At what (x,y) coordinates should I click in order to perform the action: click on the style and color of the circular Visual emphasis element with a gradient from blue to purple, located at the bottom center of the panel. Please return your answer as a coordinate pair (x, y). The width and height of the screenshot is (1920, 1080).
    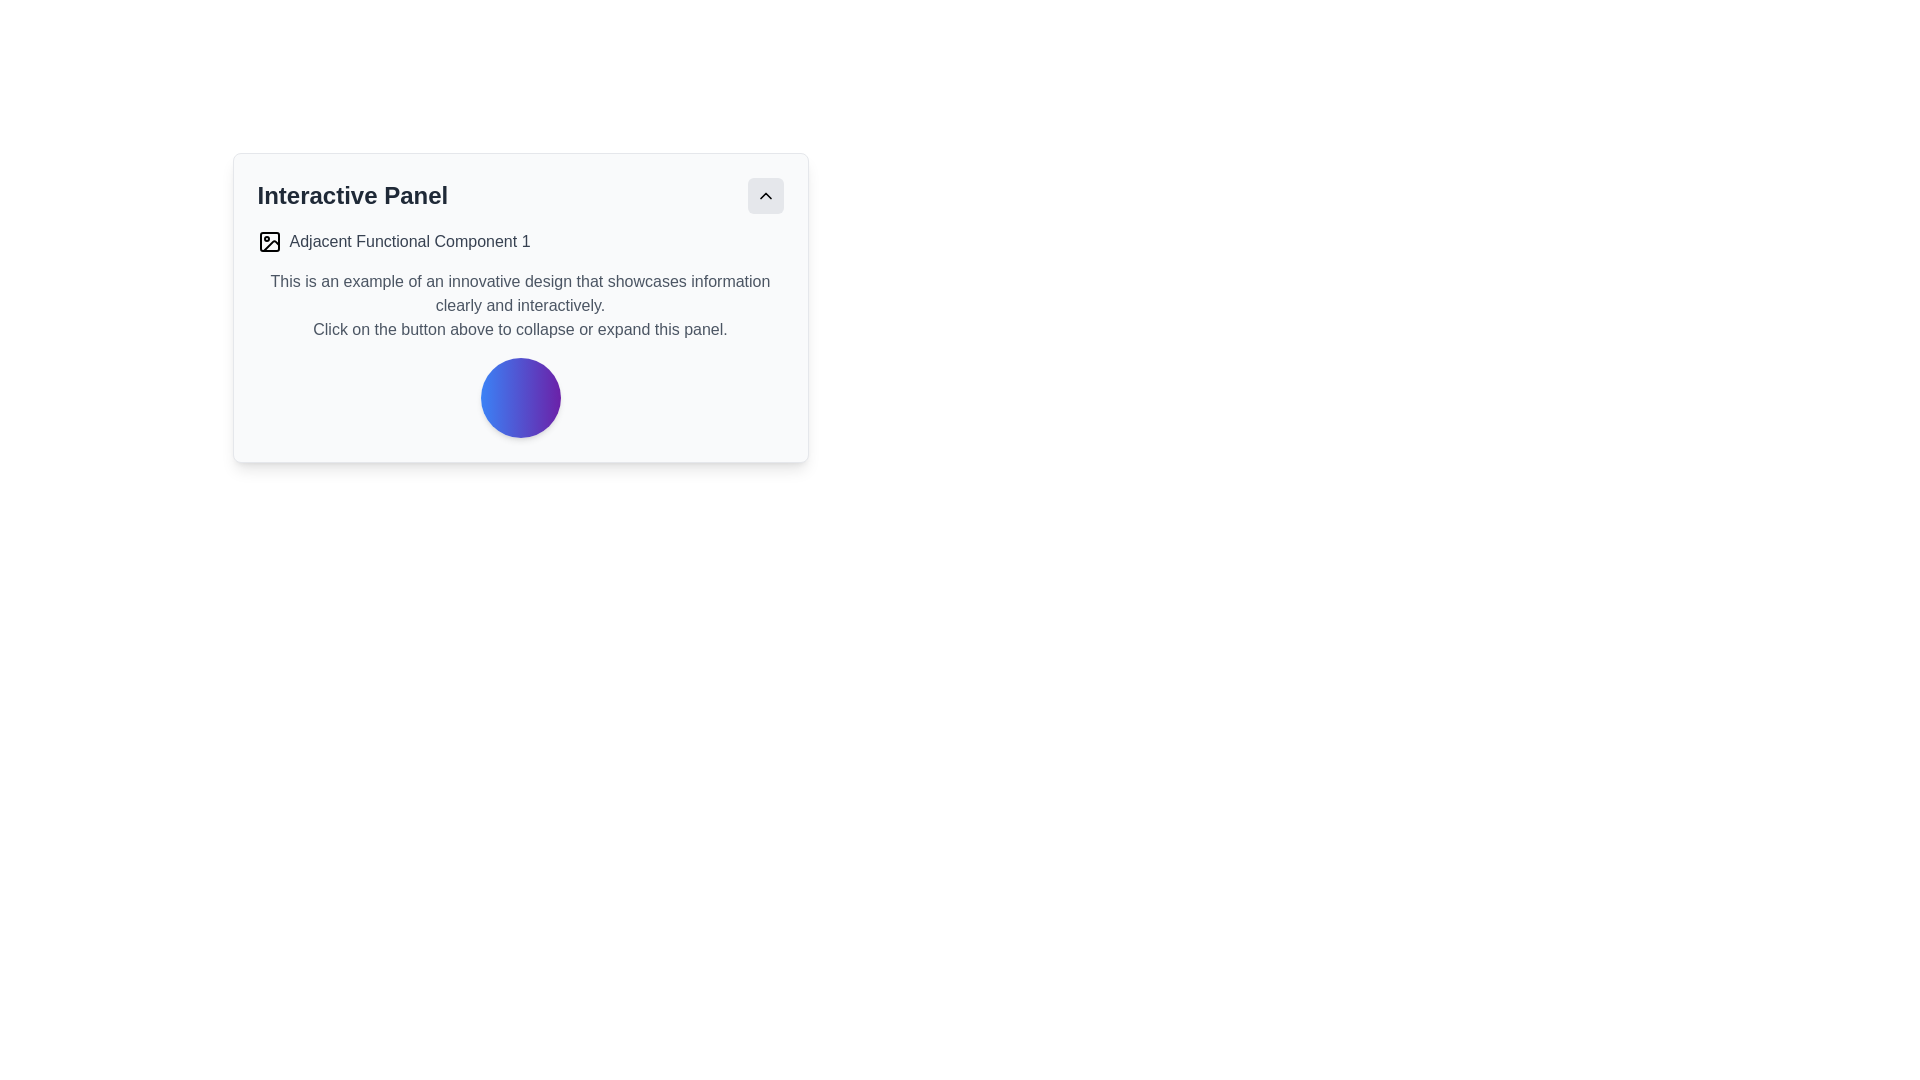
    Looking at the image, I should click on (520, 397).